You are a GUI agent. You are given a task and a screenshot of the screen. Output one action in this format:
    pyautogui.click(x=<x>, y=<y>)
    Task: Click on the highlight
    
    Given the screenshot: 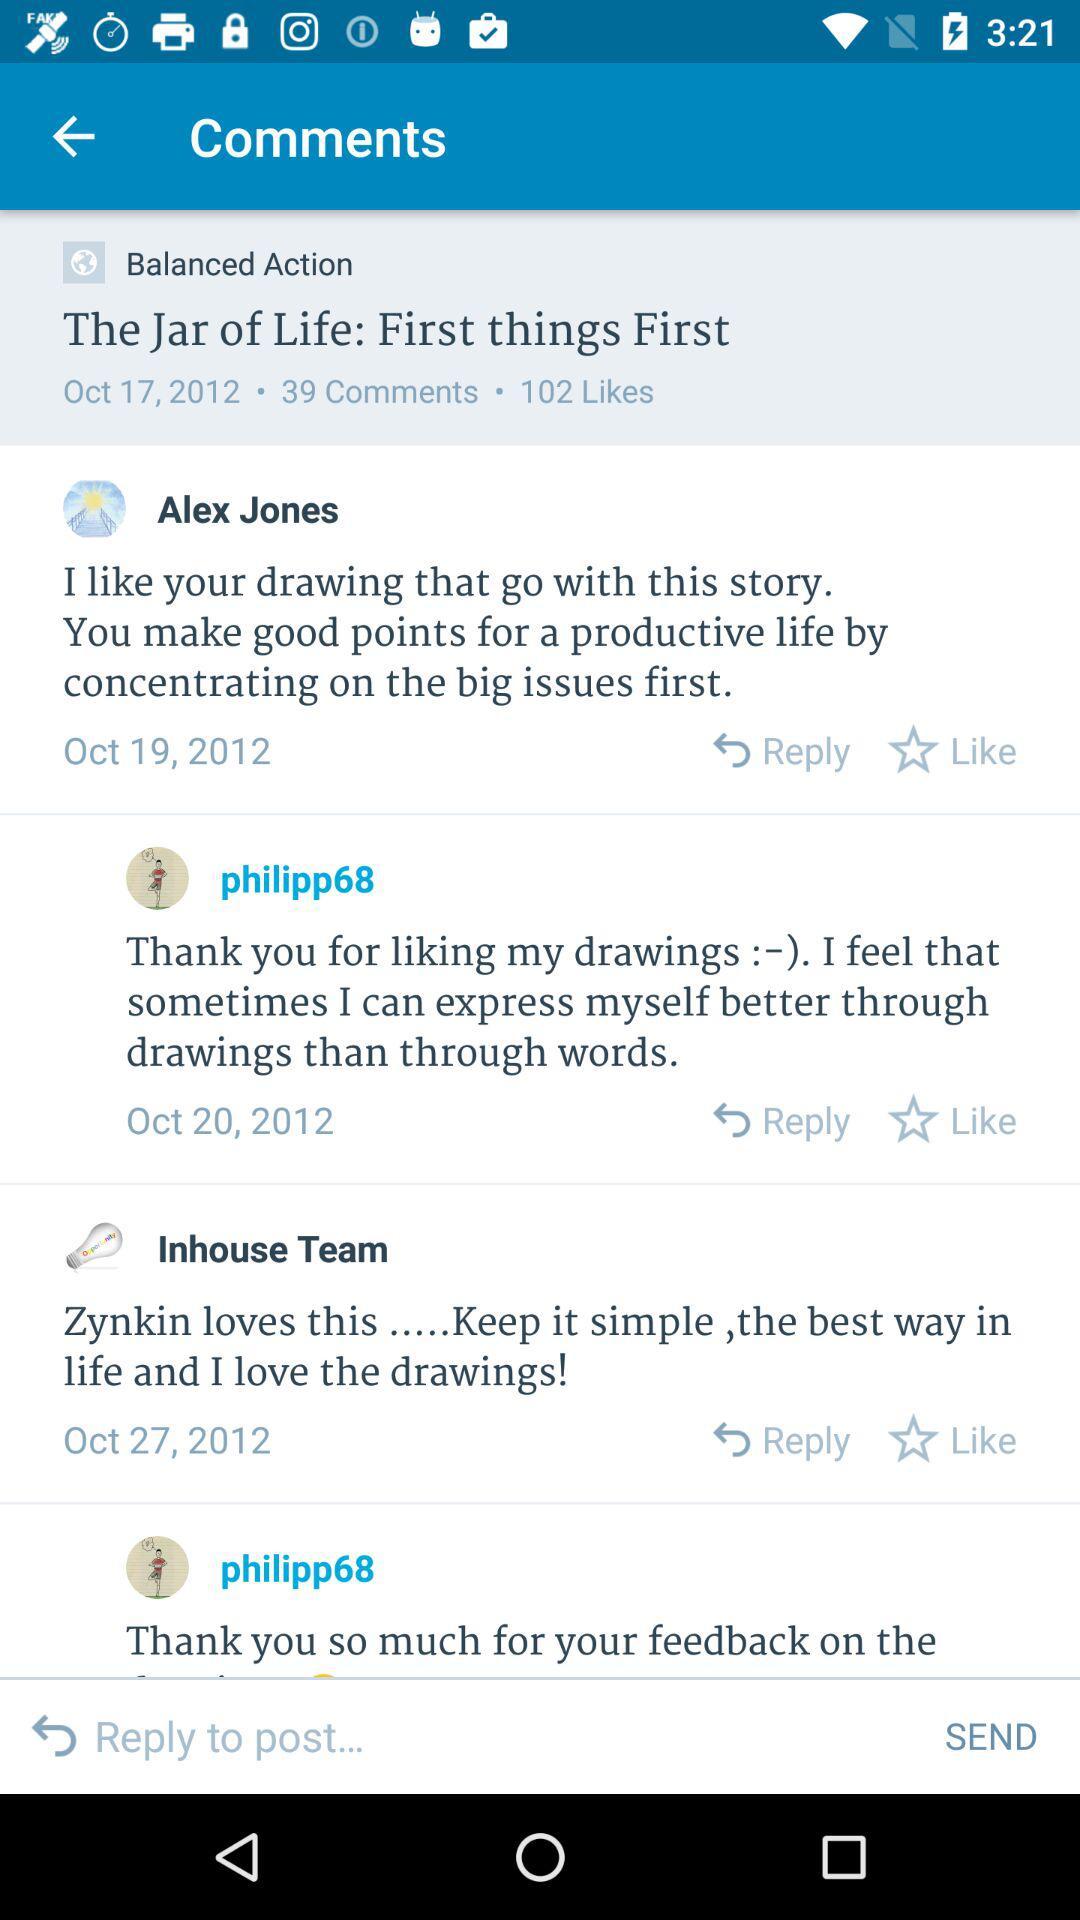 What is the action you would take?
    pyautogui.click(x=94, y=1247)
    